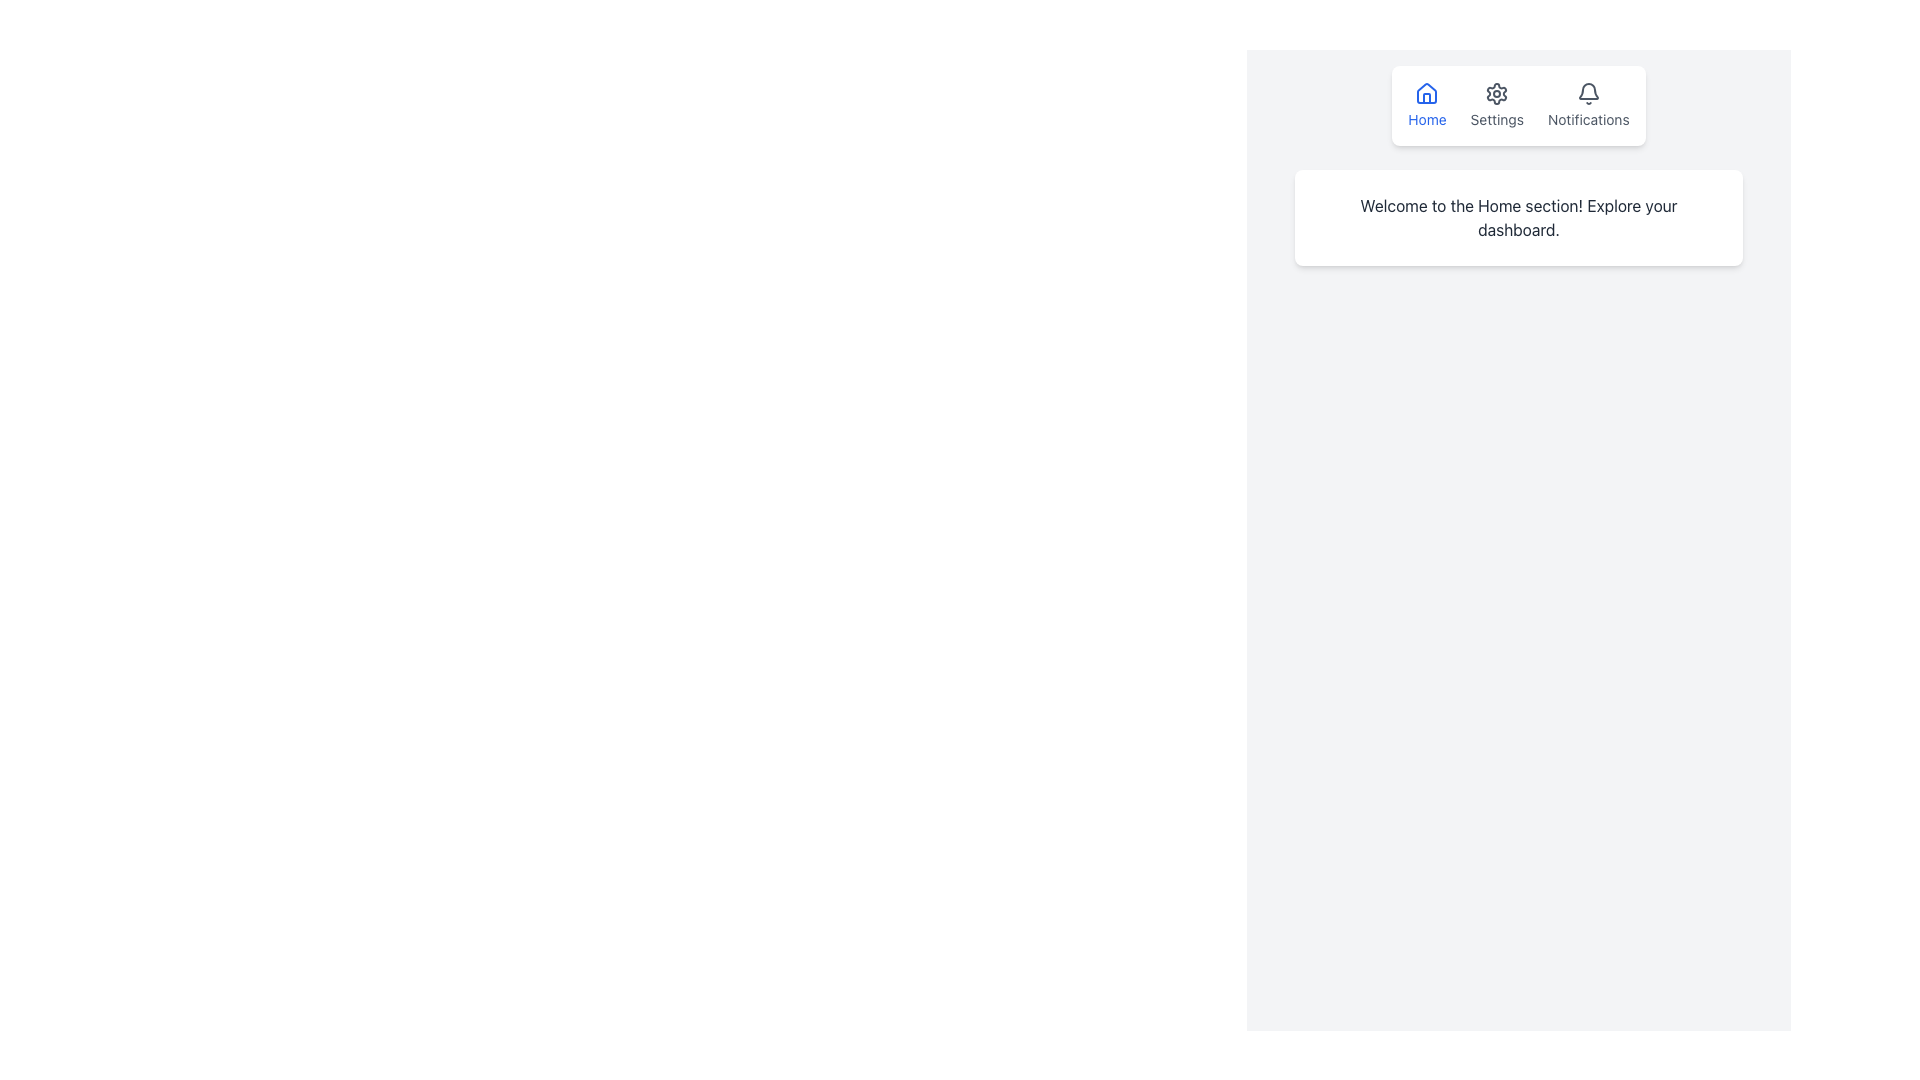  Describe the element at coordinates (1497, 105) in the screenshot. I see `the navigation button with icon and label for accessing the 'Settings' section of the application to proceed to the settings page` at that location.